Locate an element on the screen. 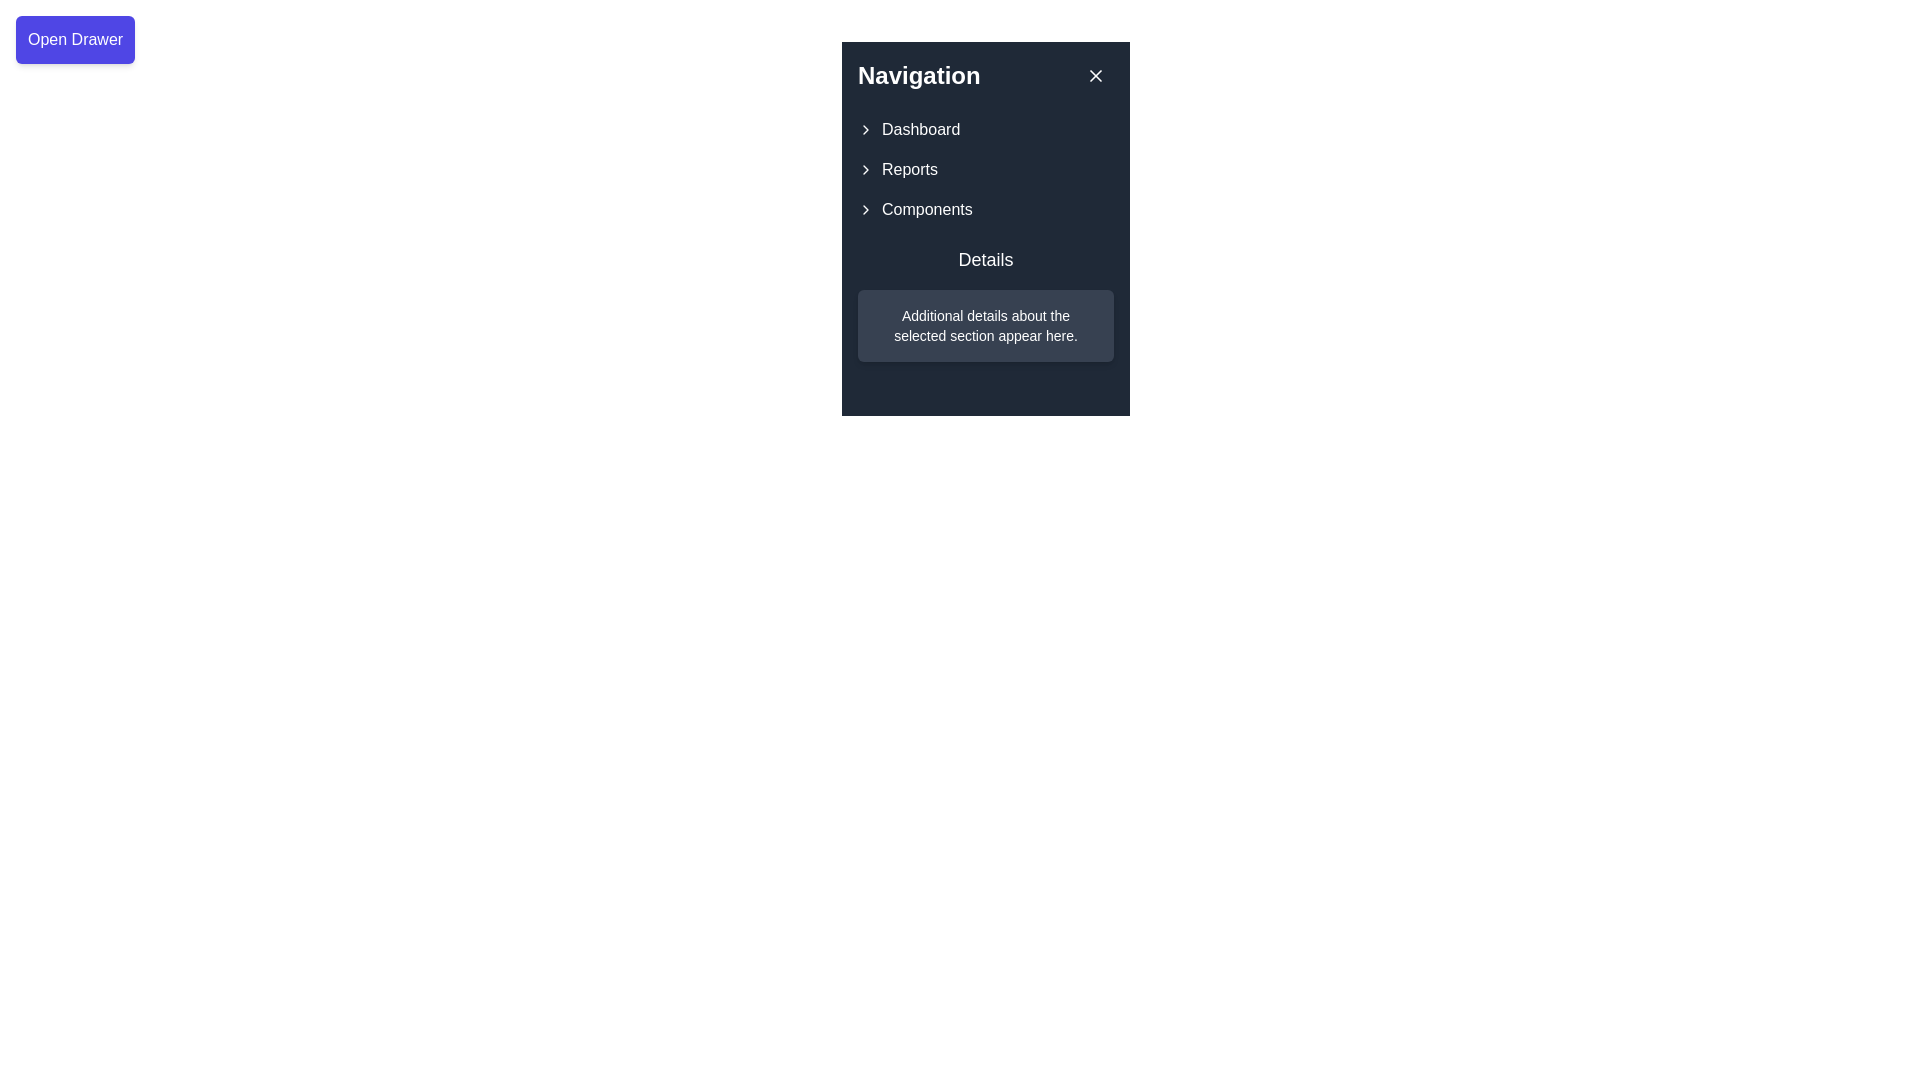  the Chevron icon located in the 'Components' entry of the navigation menu is located at coordinates (865, 209).